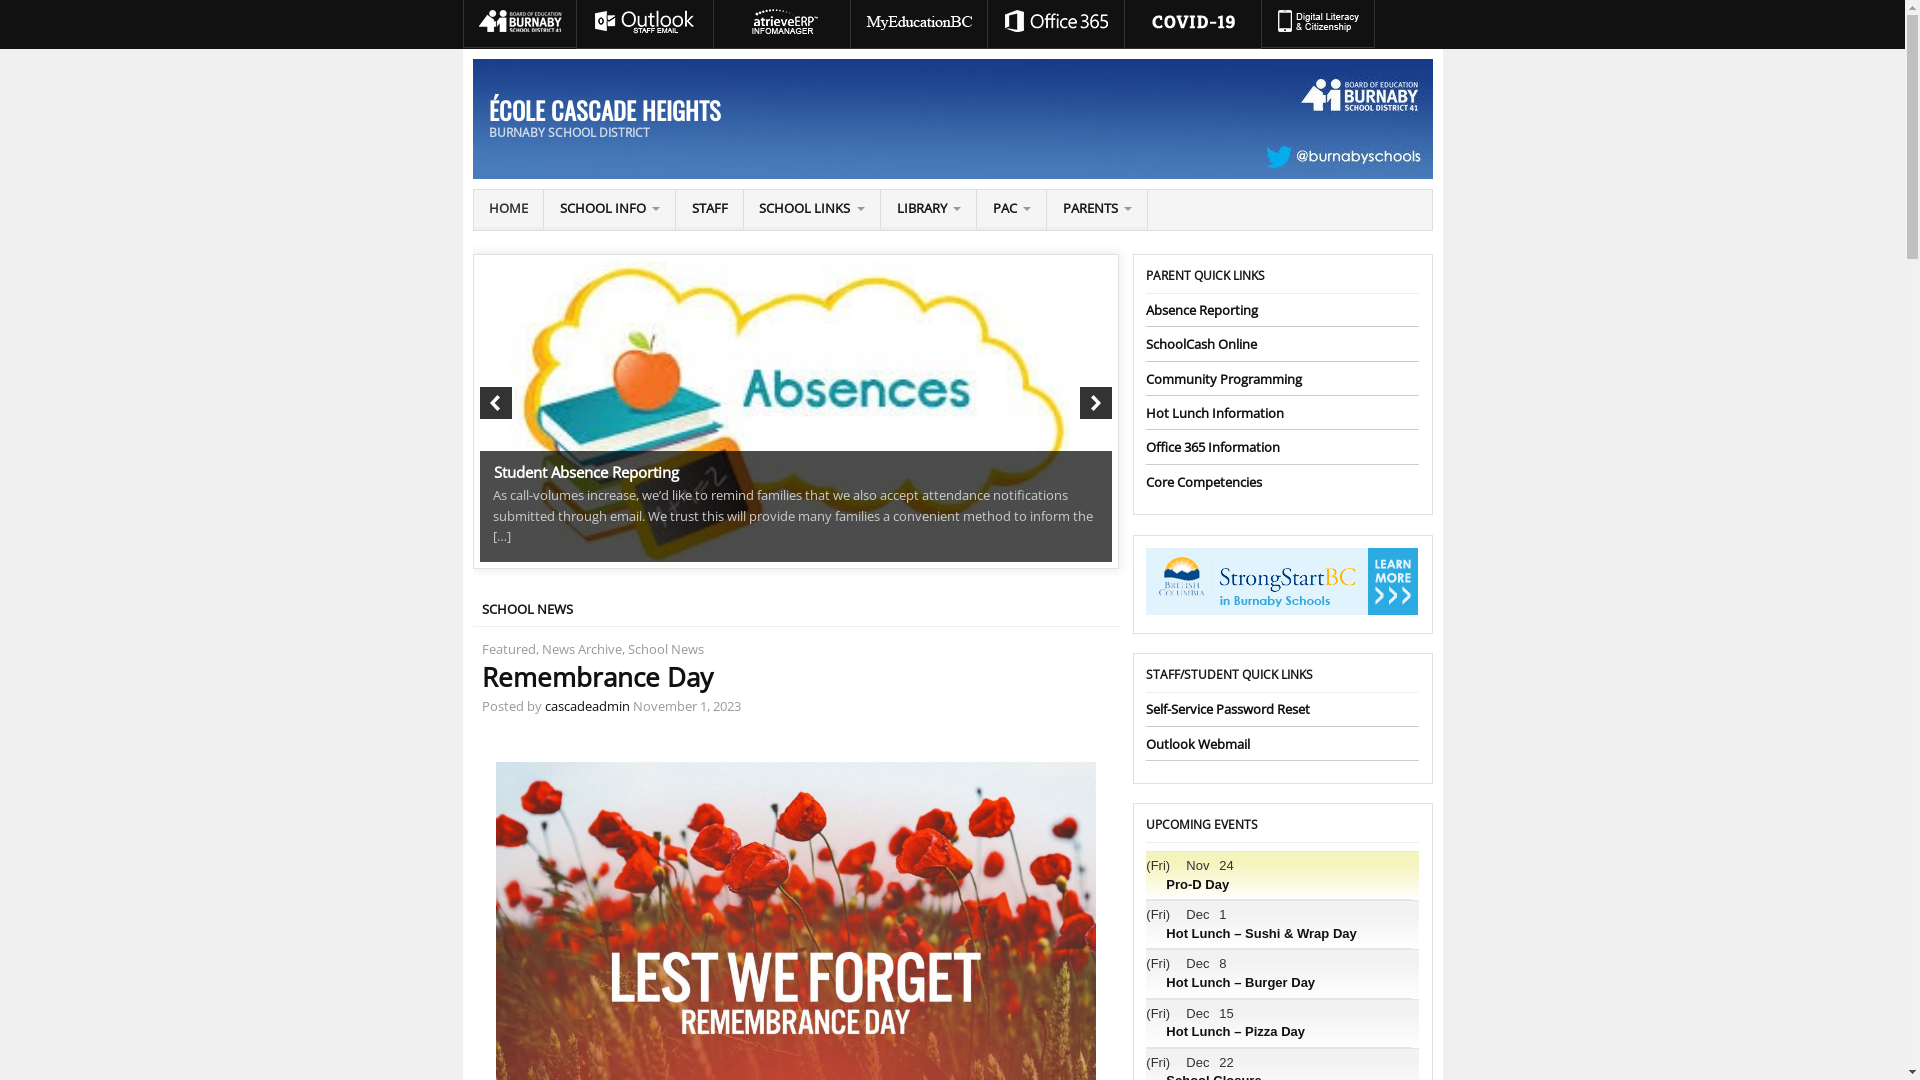 This screenshot has height=1080, width=1920. Describe the element at coordinates (495, 402) in the screenshot. I see `'Previous'` at that location.